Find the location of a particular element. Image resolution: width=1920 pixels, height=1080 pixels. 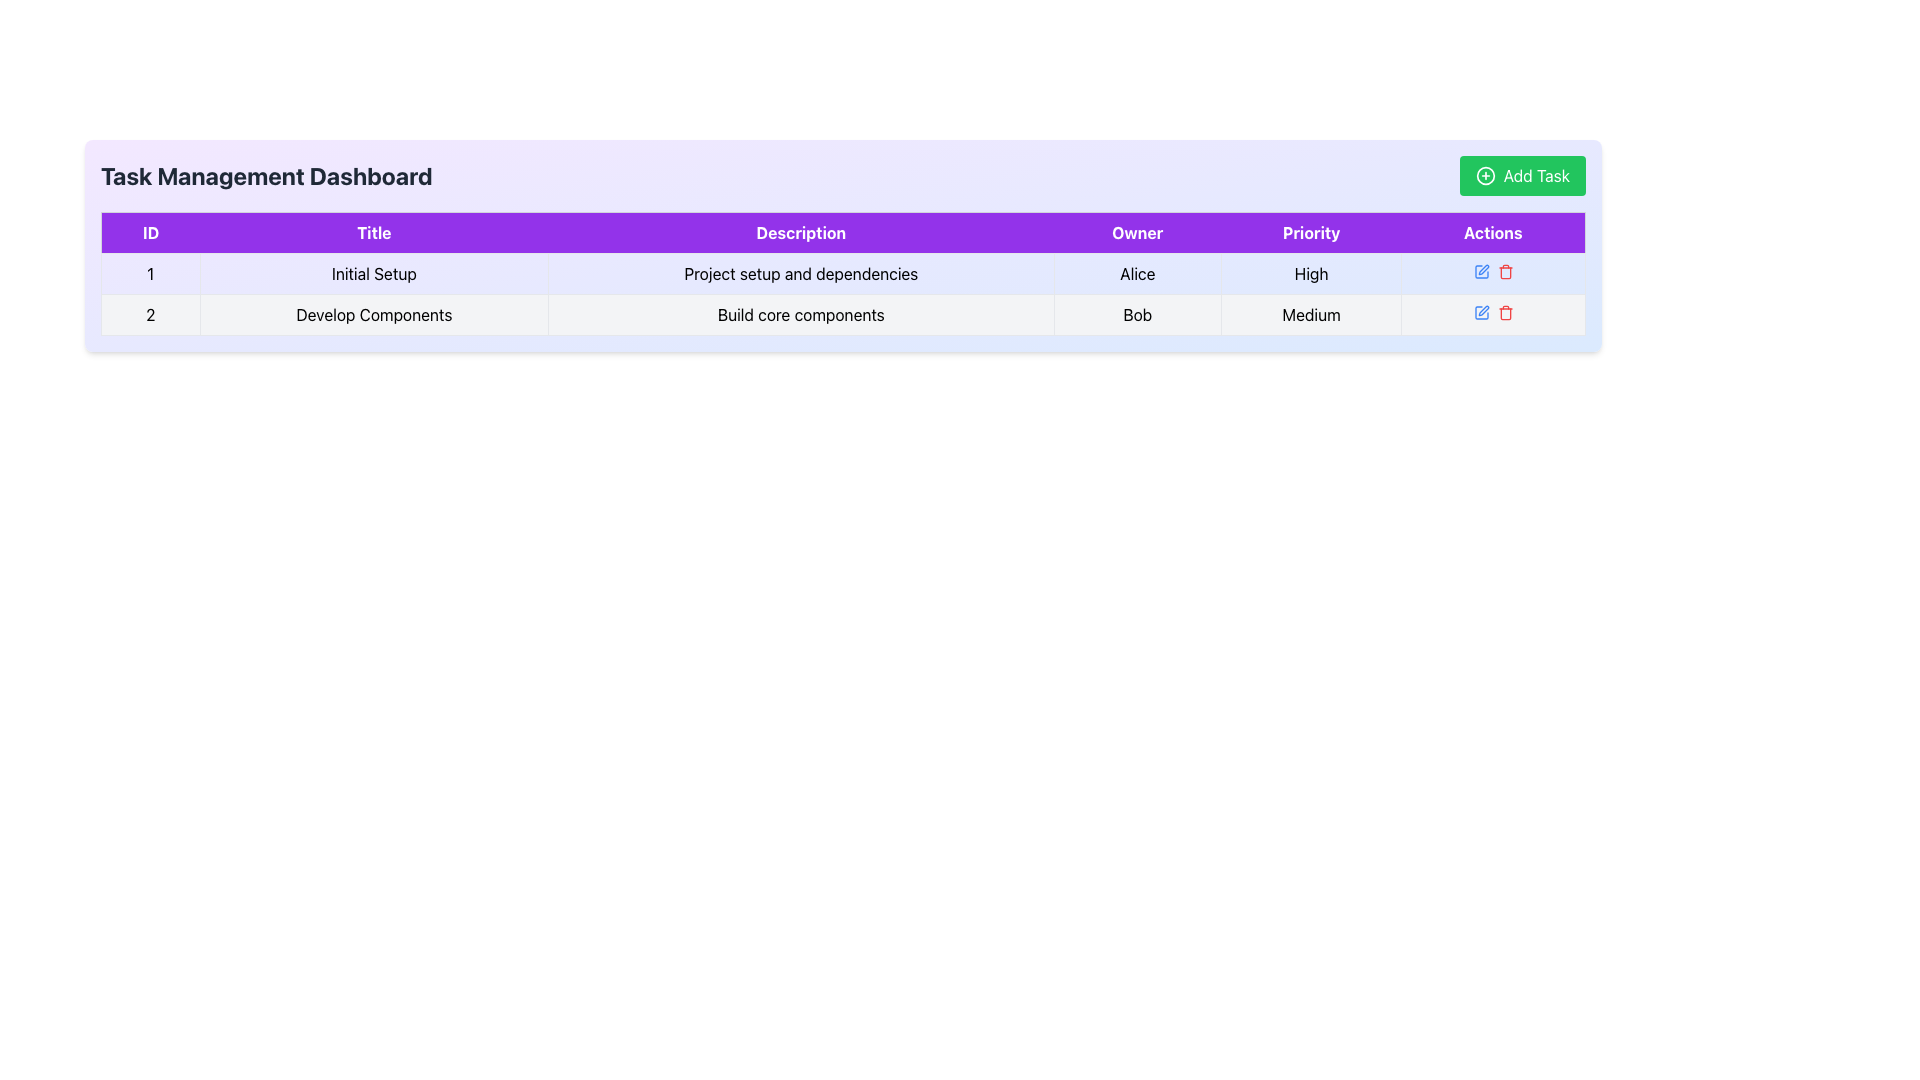

the 'Actions' table column header, which is the sixth column header in a row of headers, featuring a bold white font on a purple background is located at coordinates (1493, 231).